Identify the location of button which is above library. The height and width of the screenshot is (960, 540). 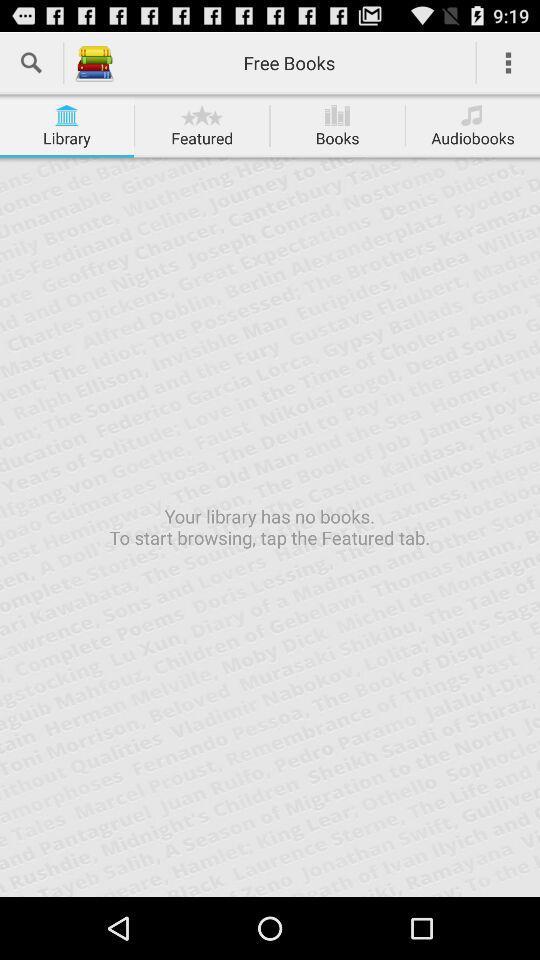
(67, 115).